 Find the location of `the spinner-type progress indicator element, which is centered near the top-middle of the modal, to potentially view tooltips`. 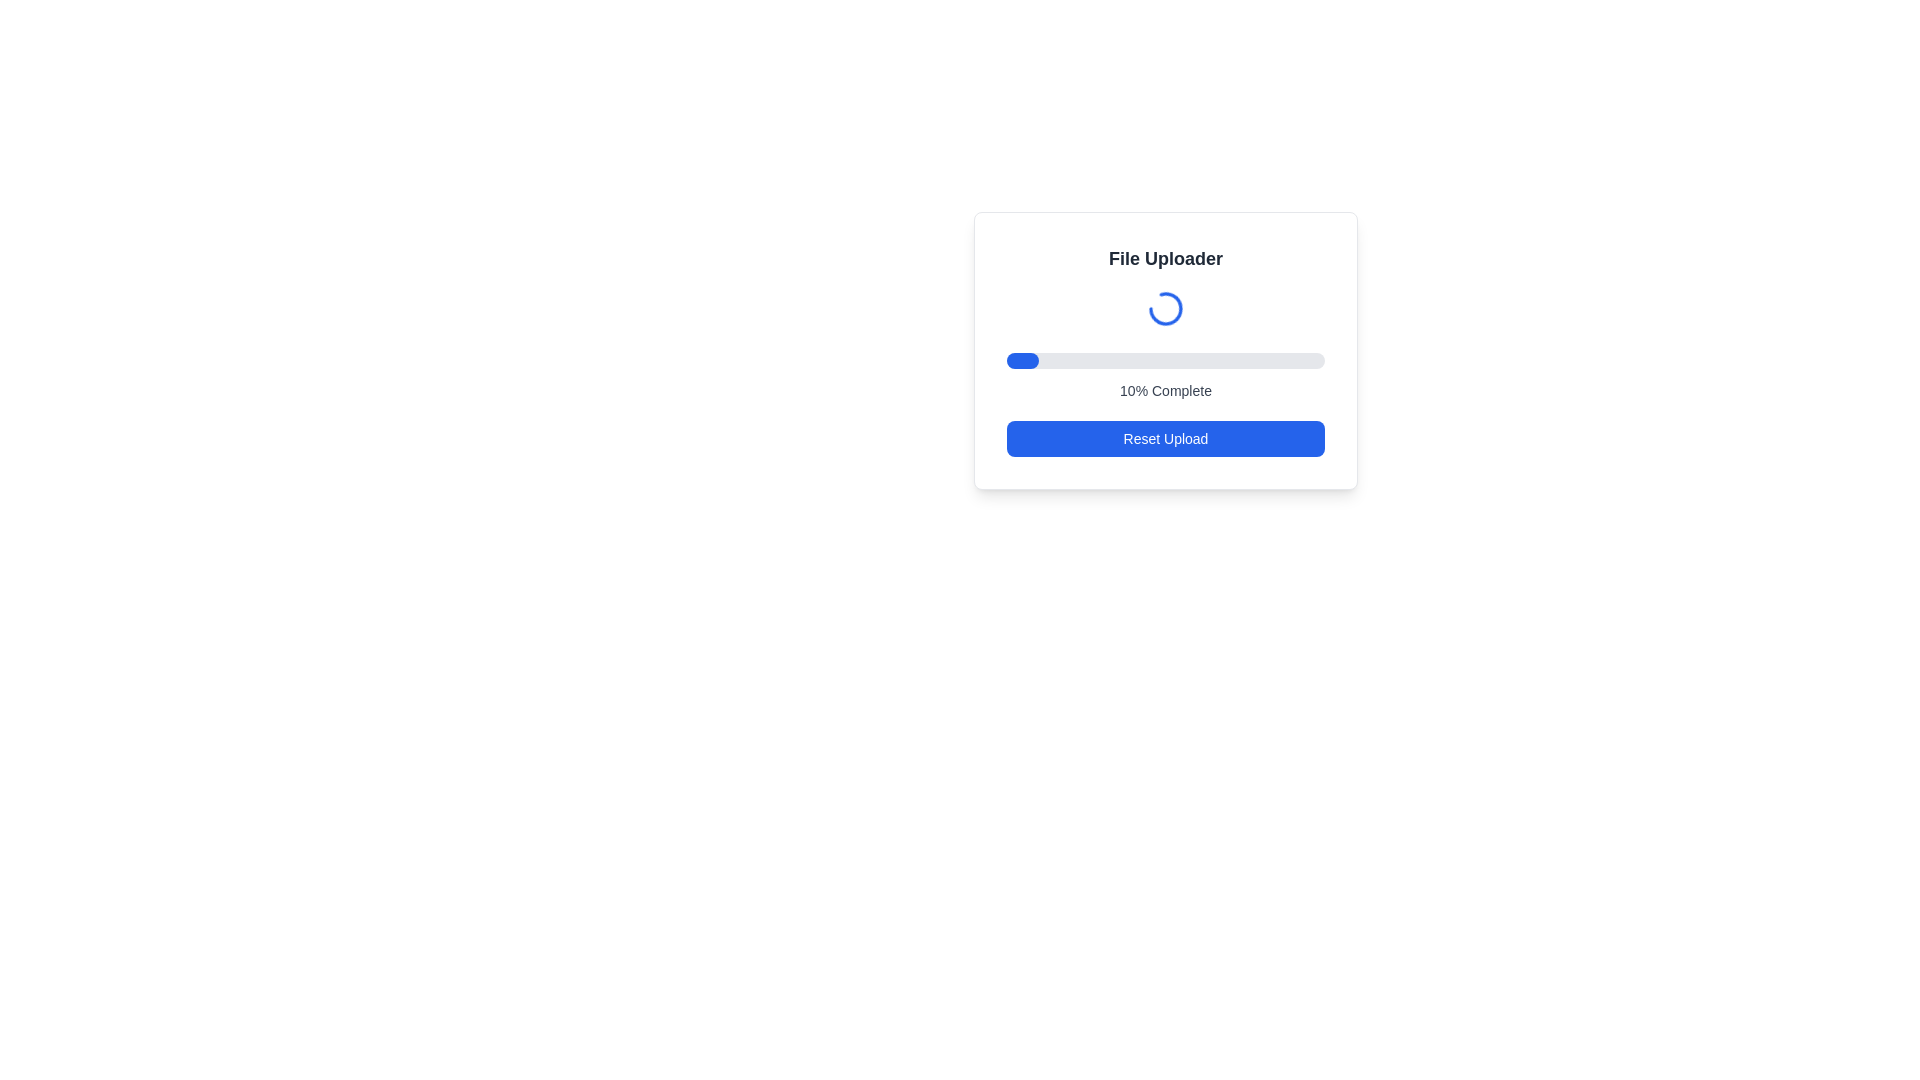

the spinner-type progress indicator element, which is centered near the top-middle of the modal, to potentially view tooltips is located at coordinates (1166, 308).